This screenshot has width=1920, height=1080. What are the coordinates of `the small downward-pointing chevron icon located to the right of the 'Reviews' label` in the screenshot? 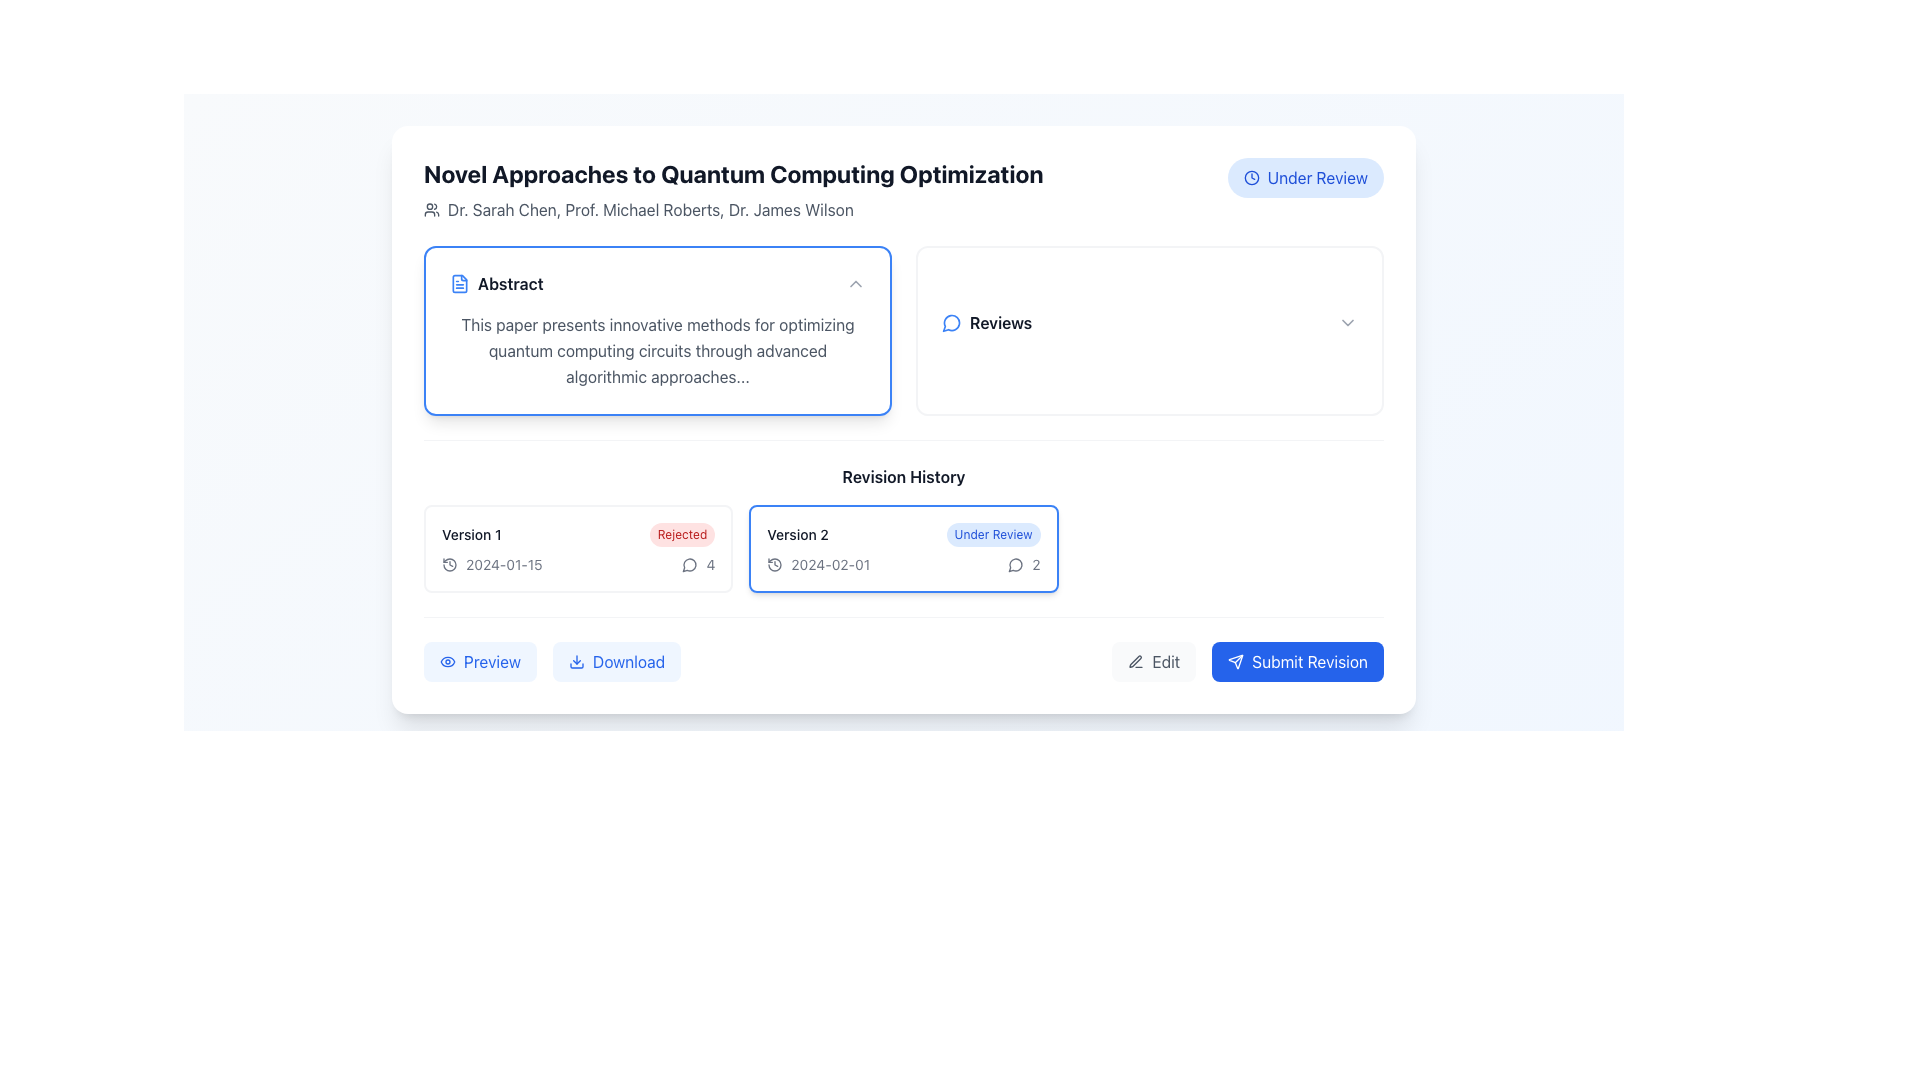 It's located at (1348, 322).